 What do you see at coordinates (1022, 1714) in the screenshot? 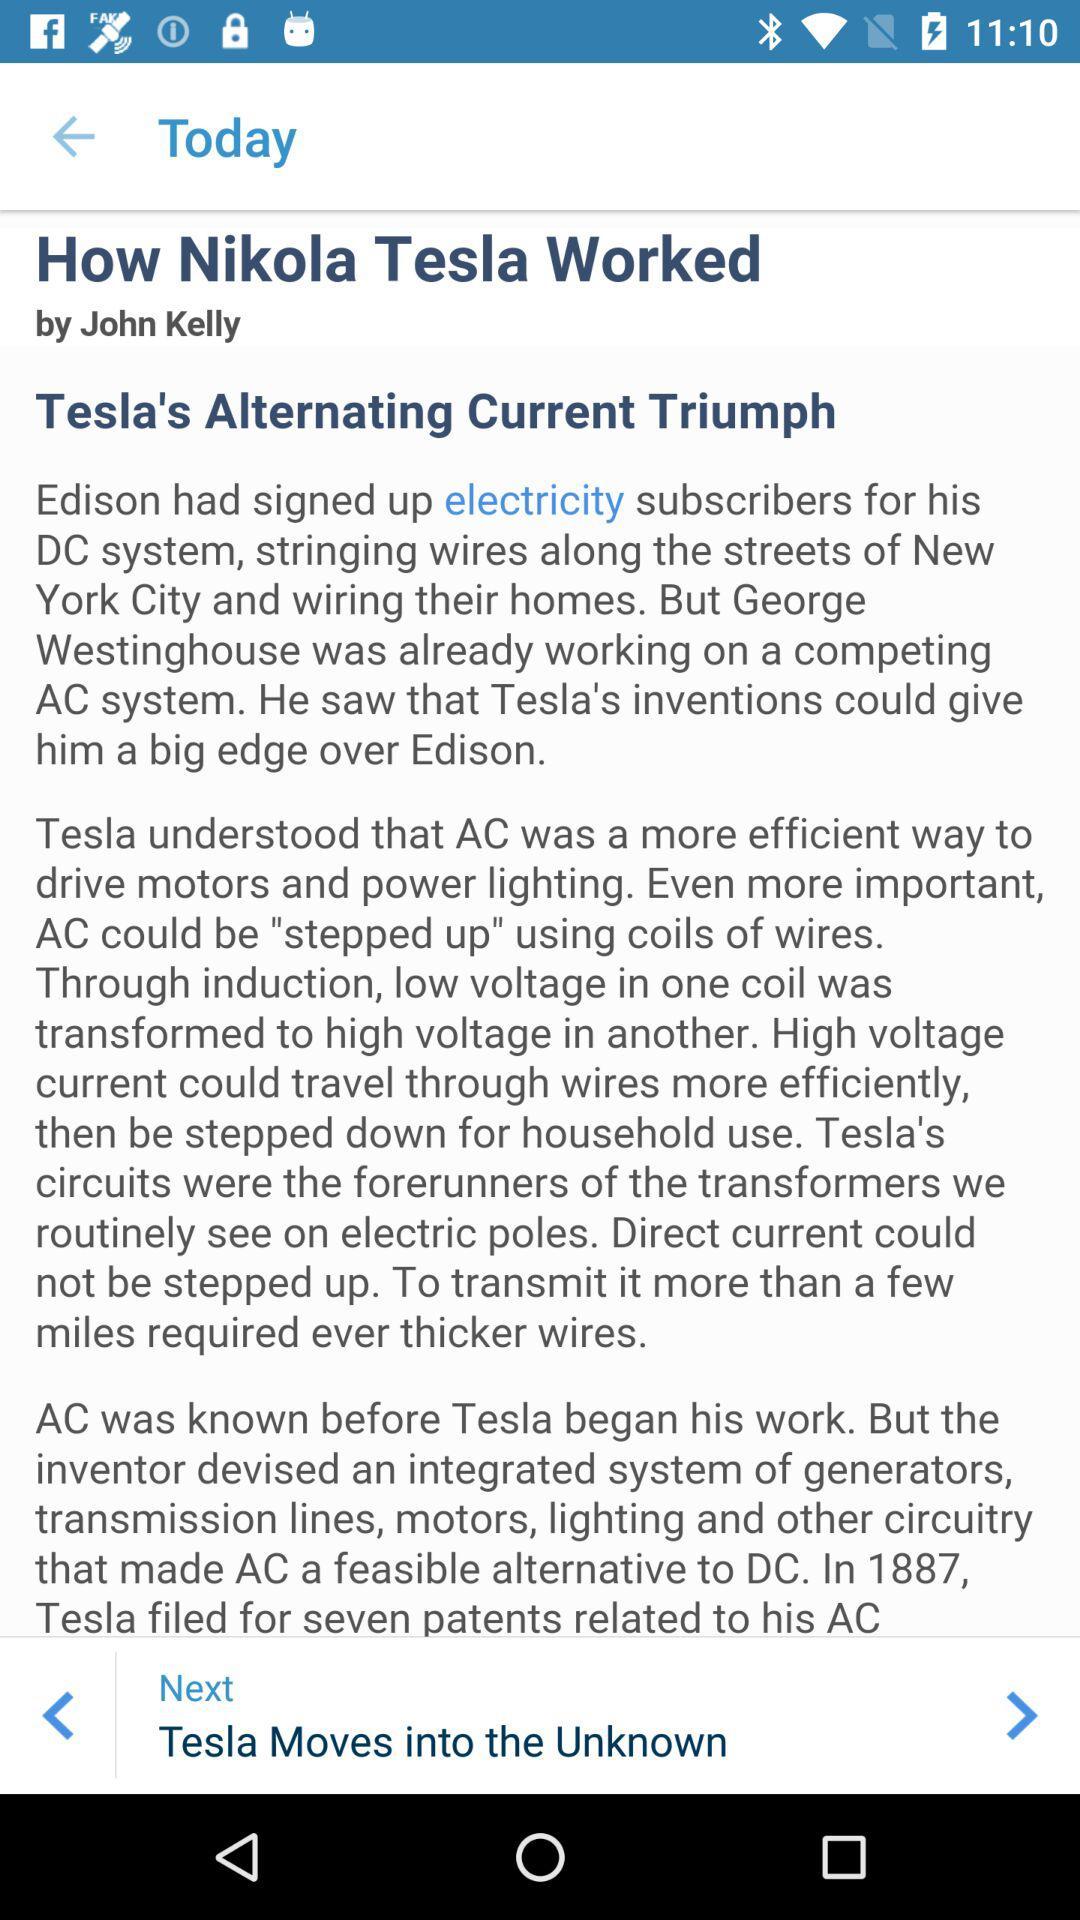
I see `next` at bounding box center [1022, 1714].